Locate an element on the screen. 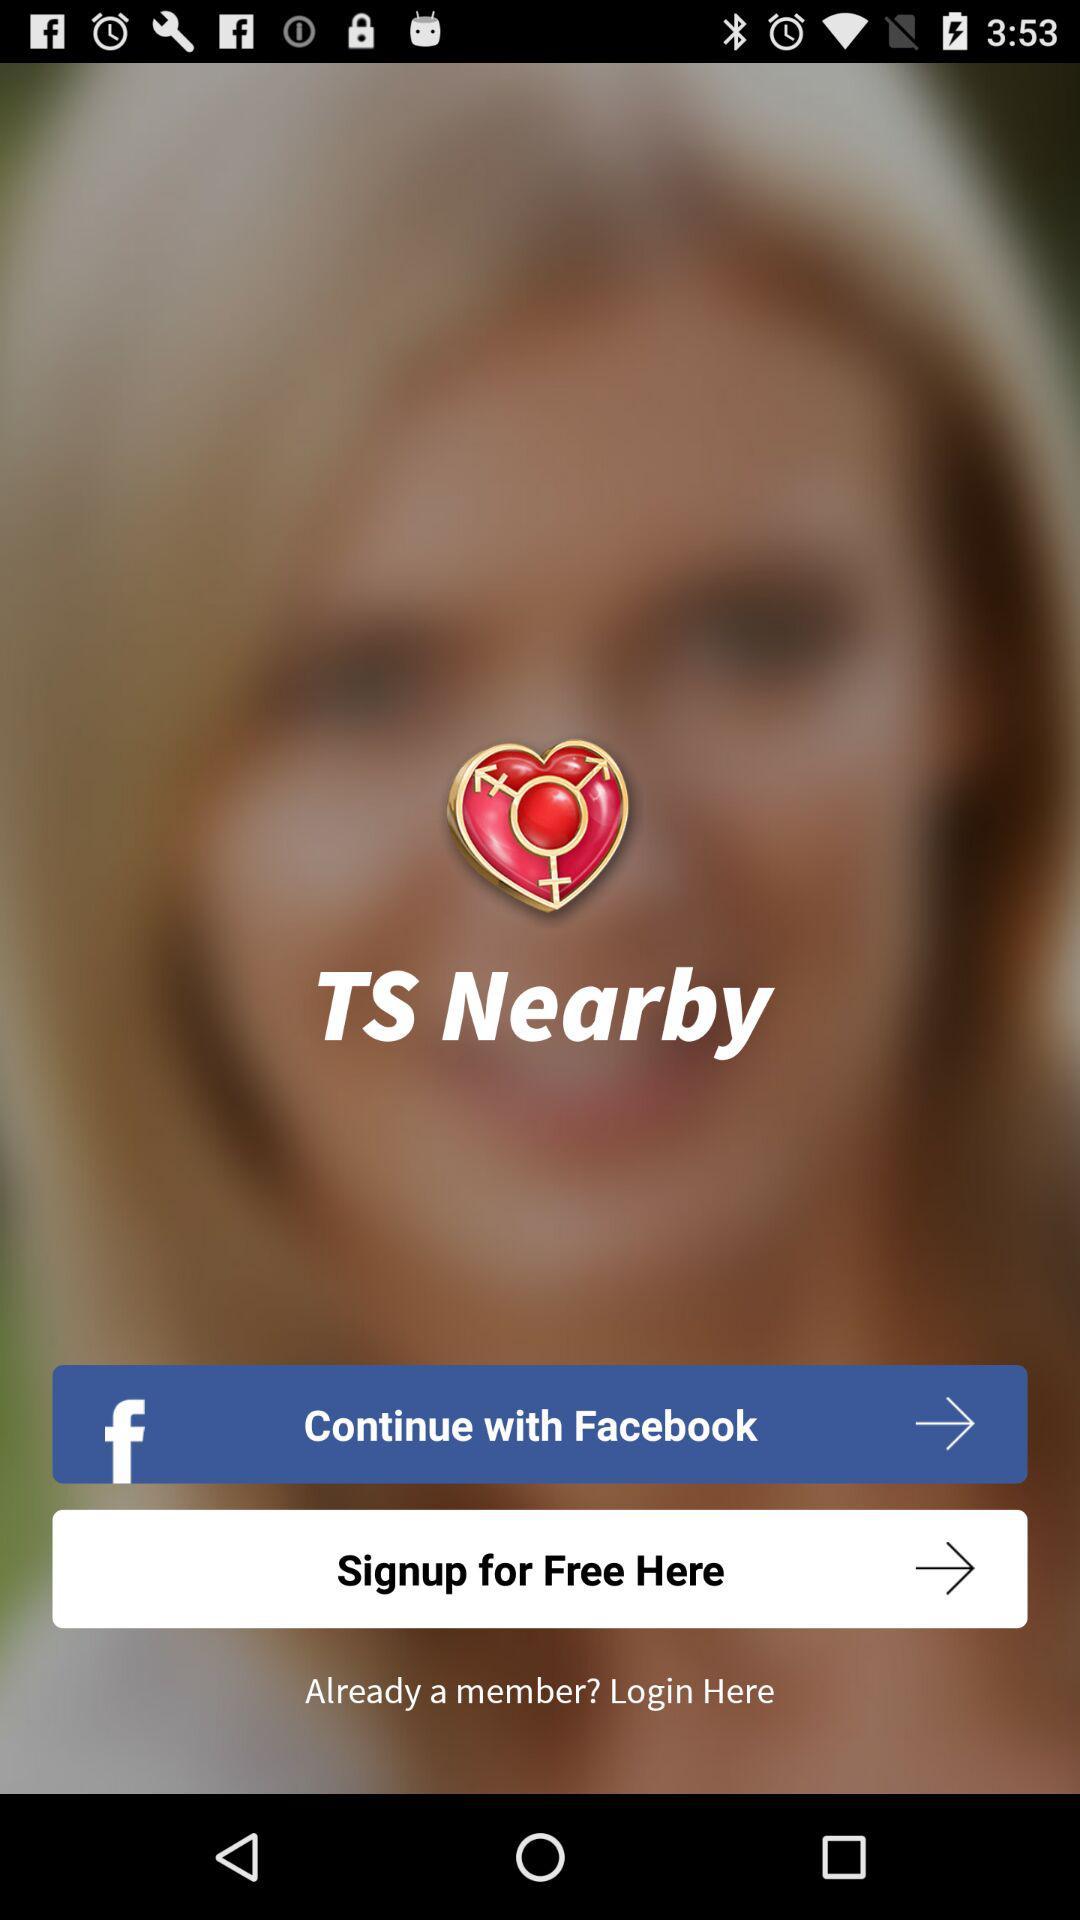 The width and height of the screenshot is (1080, 1920). the button above the signup for free item is located at coordinates (540, 1423).